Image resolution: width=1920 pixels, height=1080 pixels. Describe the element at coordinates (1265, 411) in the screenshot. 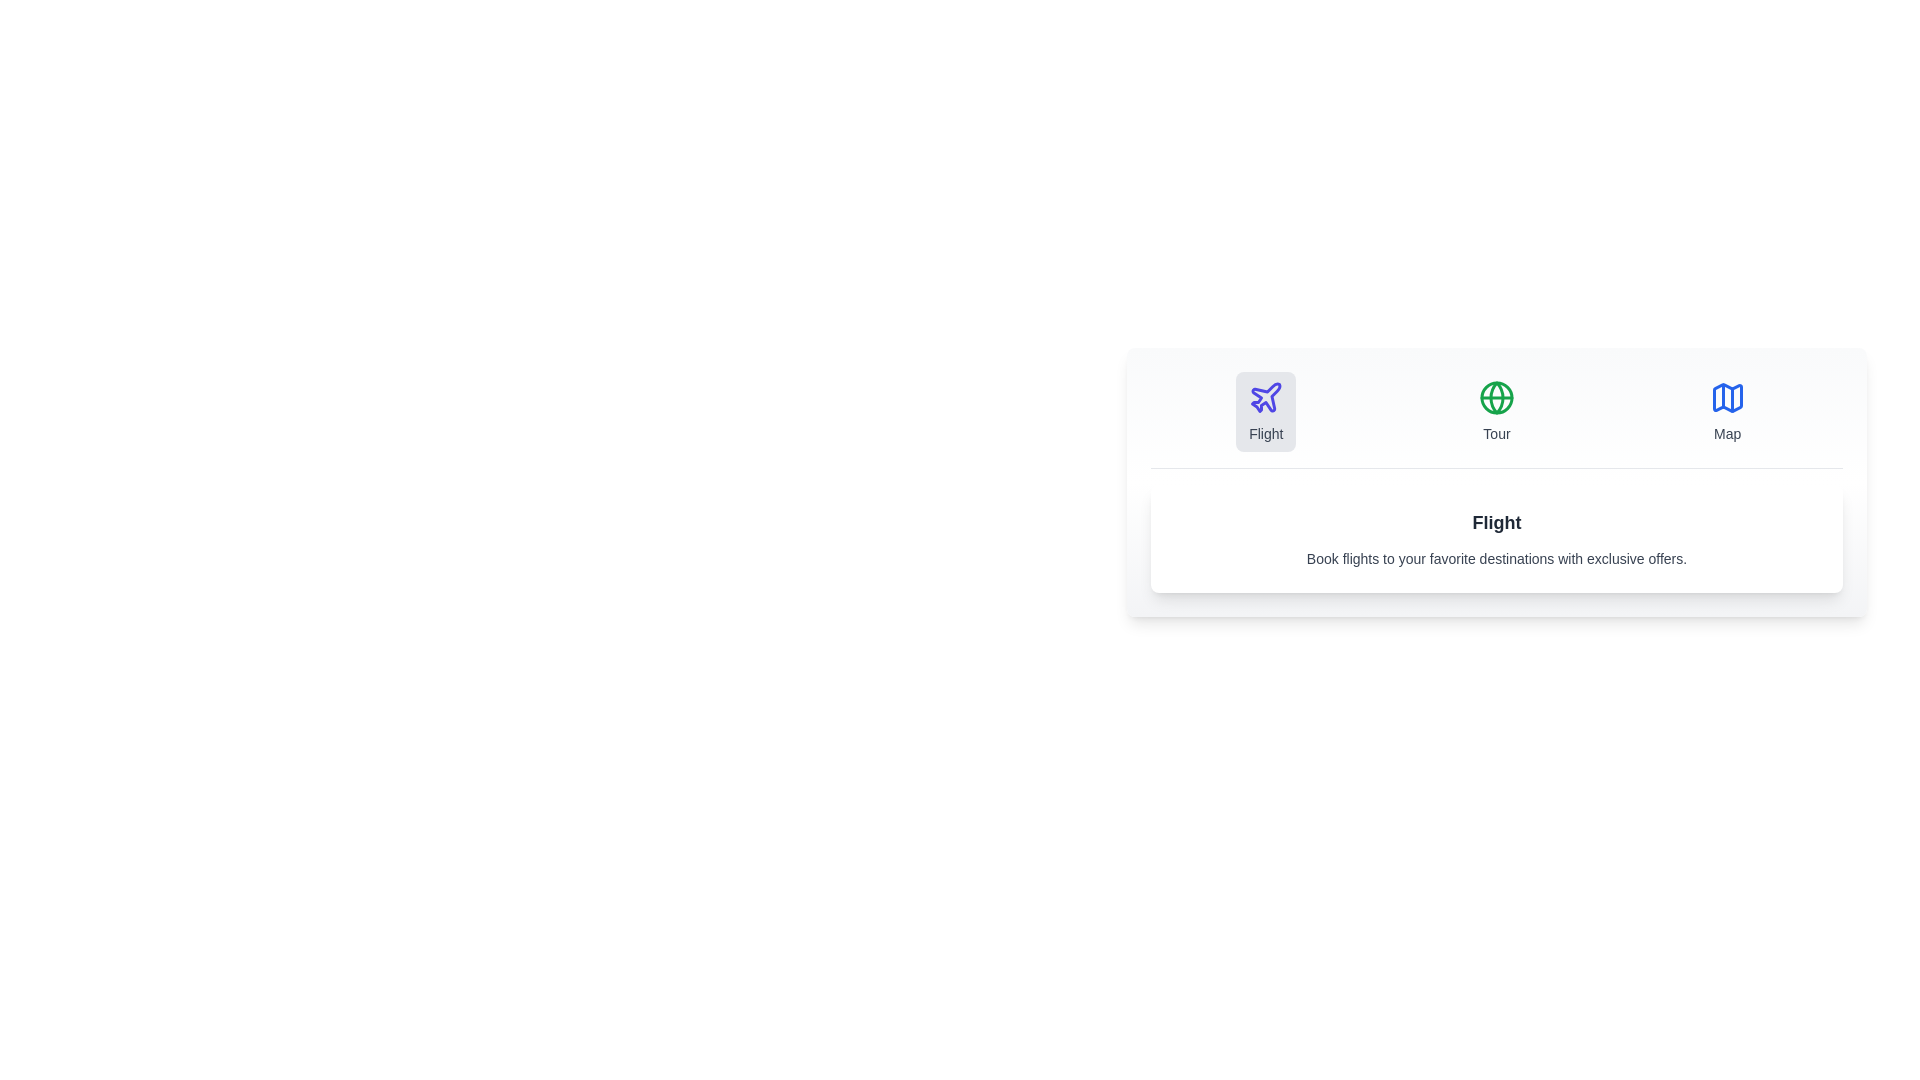

I see `the 'Flight' tab to activate it` at that location.